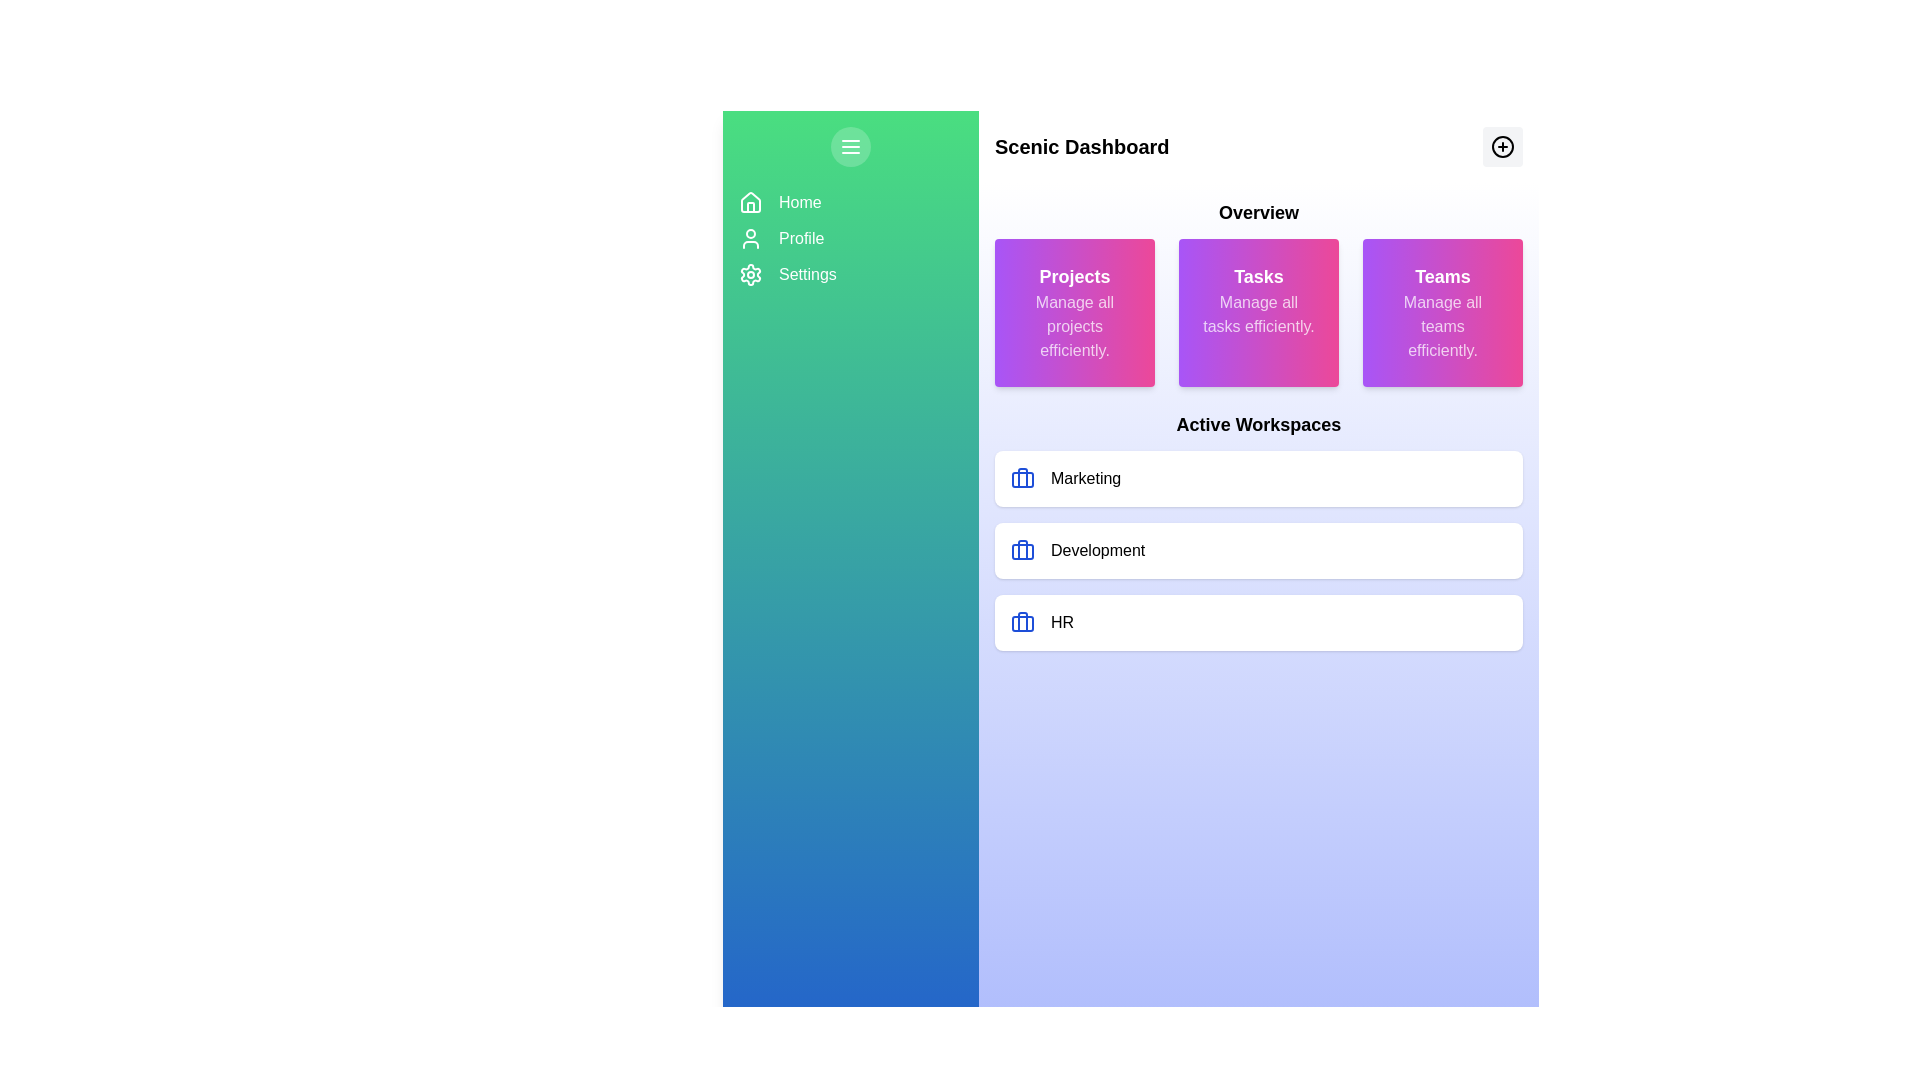  I want to click on the 'Profile' text label in the sidebar, so click(801, 238).